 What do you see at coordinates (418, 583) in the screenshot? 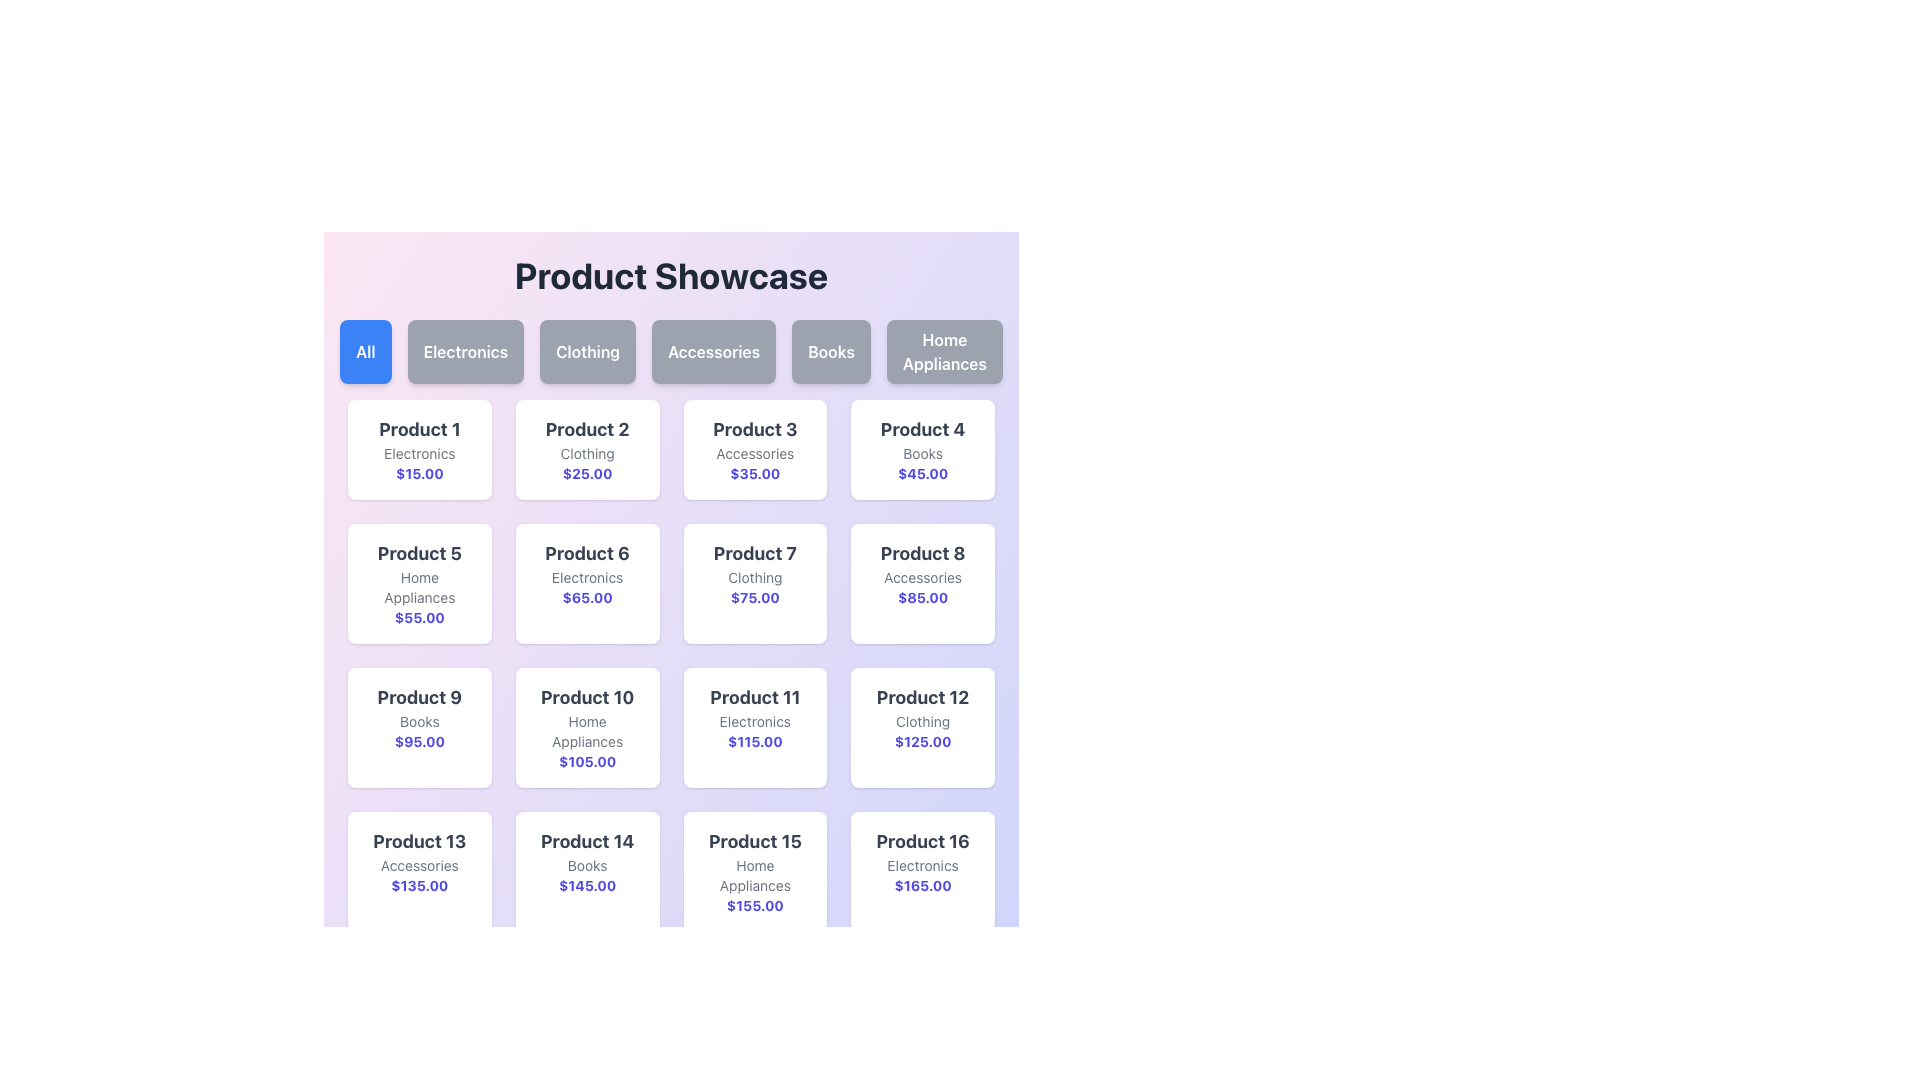
I see `the informational card representing a product located in the second row of the grid layout, positioned below 'Product 1' and above 'Product 9', adjacent to 'Product 6'` at bounding box center [418, 583].